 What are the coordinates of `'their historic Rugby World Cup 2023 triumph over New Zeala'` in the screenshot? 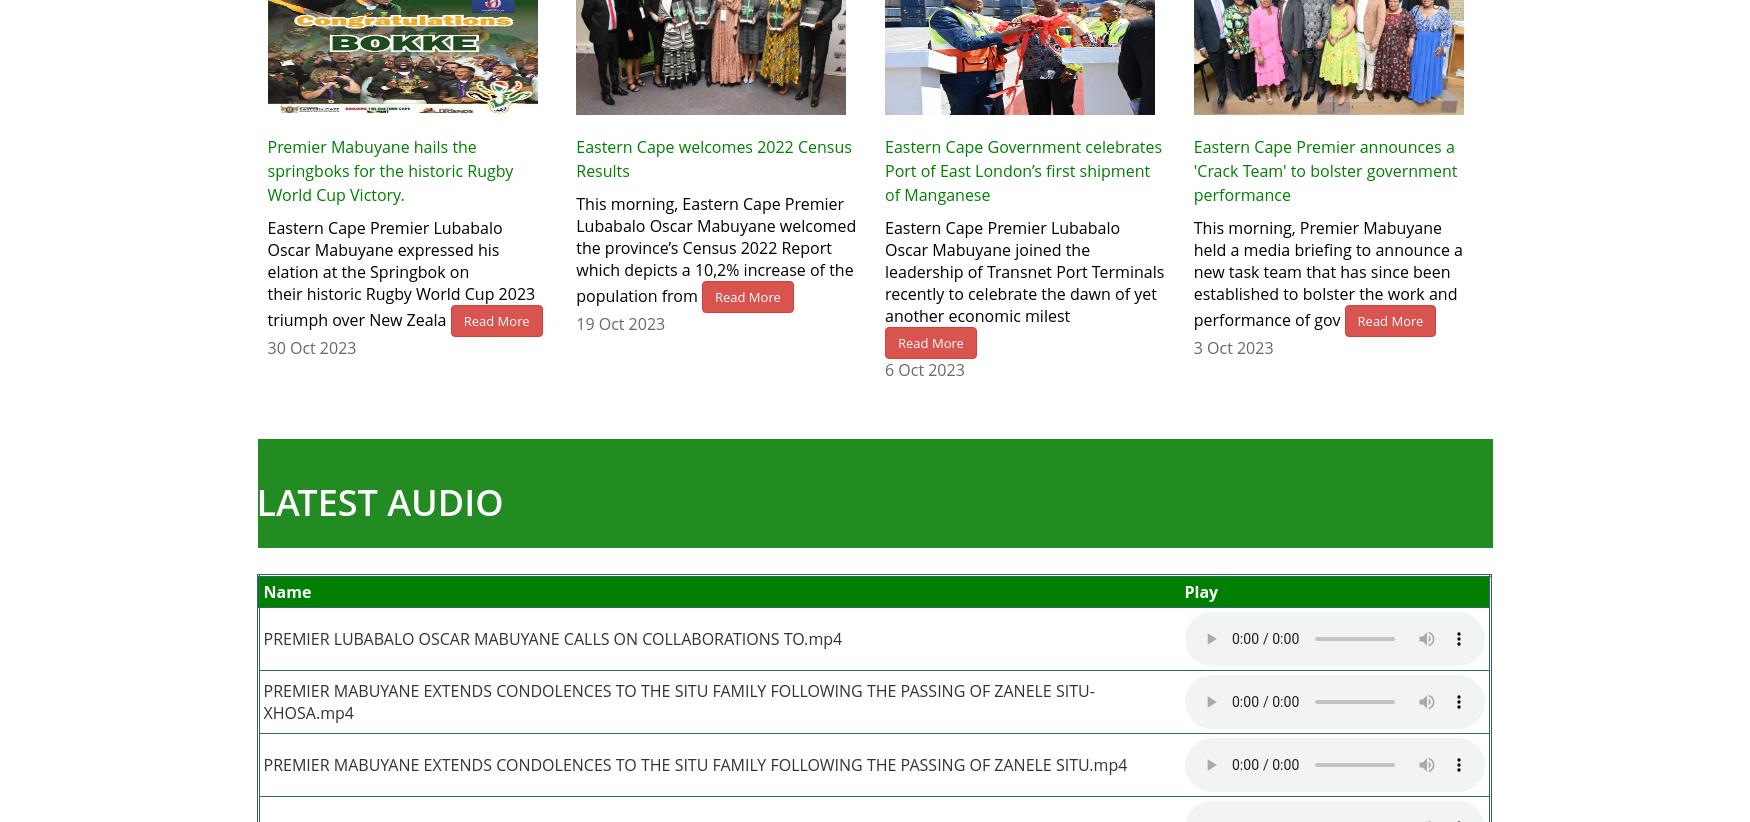 It's located at (399, 306).